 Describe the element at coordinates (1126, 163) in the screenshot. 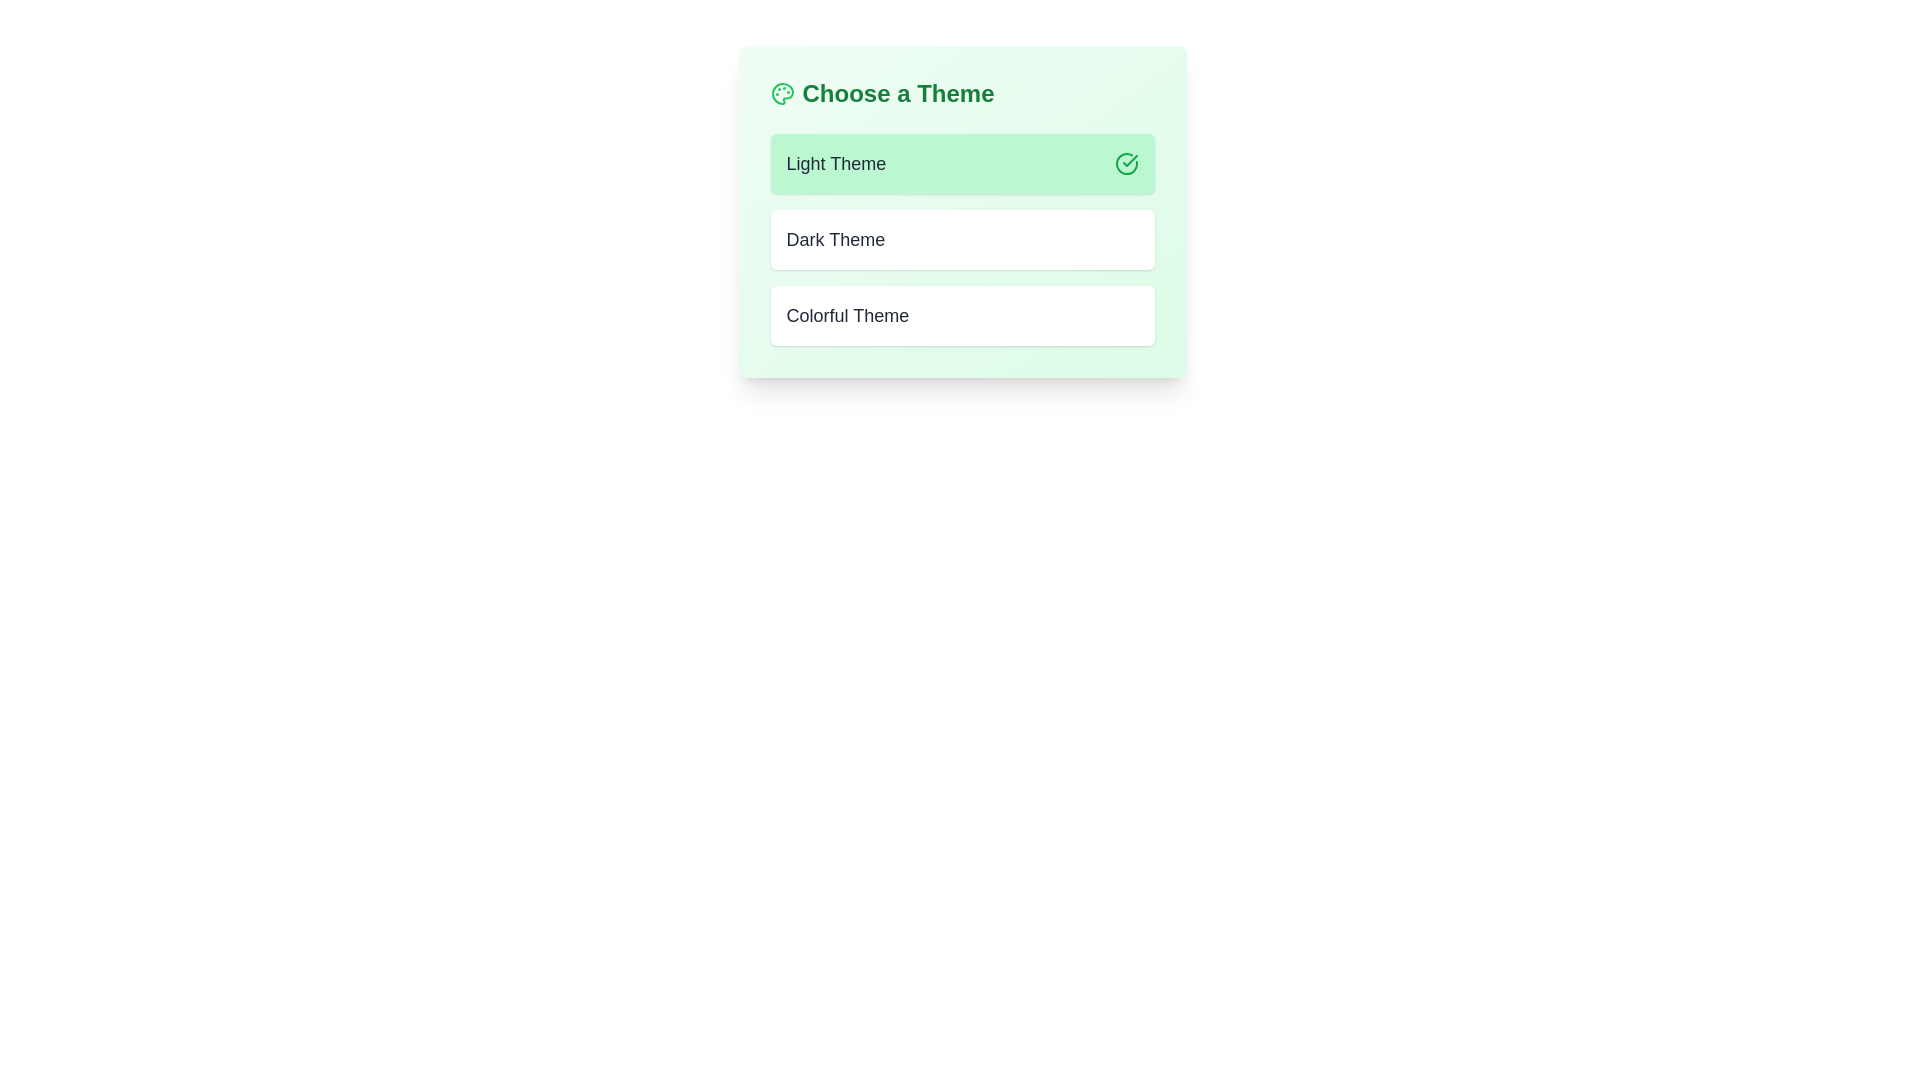

I see `the round green checkmark icon located to the right of the 'Light Theme' text` at that location.